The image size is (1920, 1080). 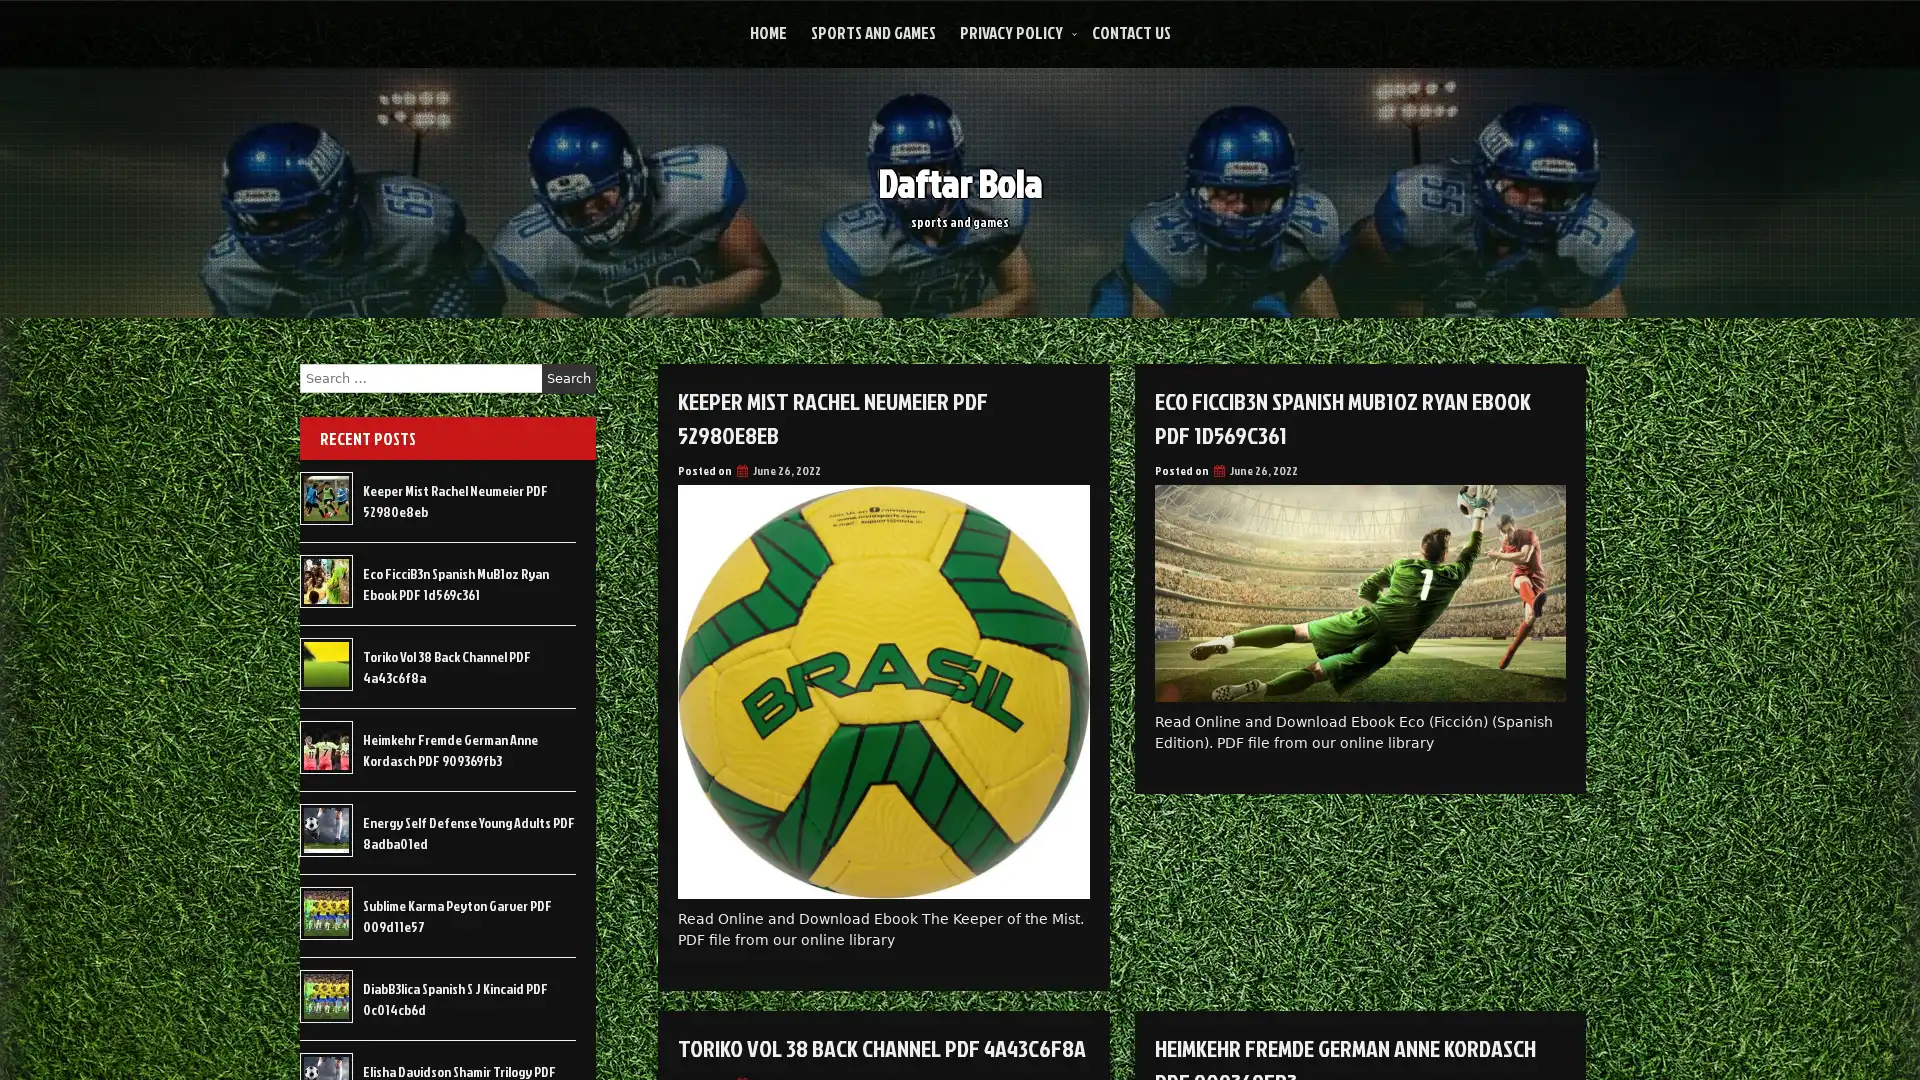 I want to click on Search, so click(x=568, y=378).